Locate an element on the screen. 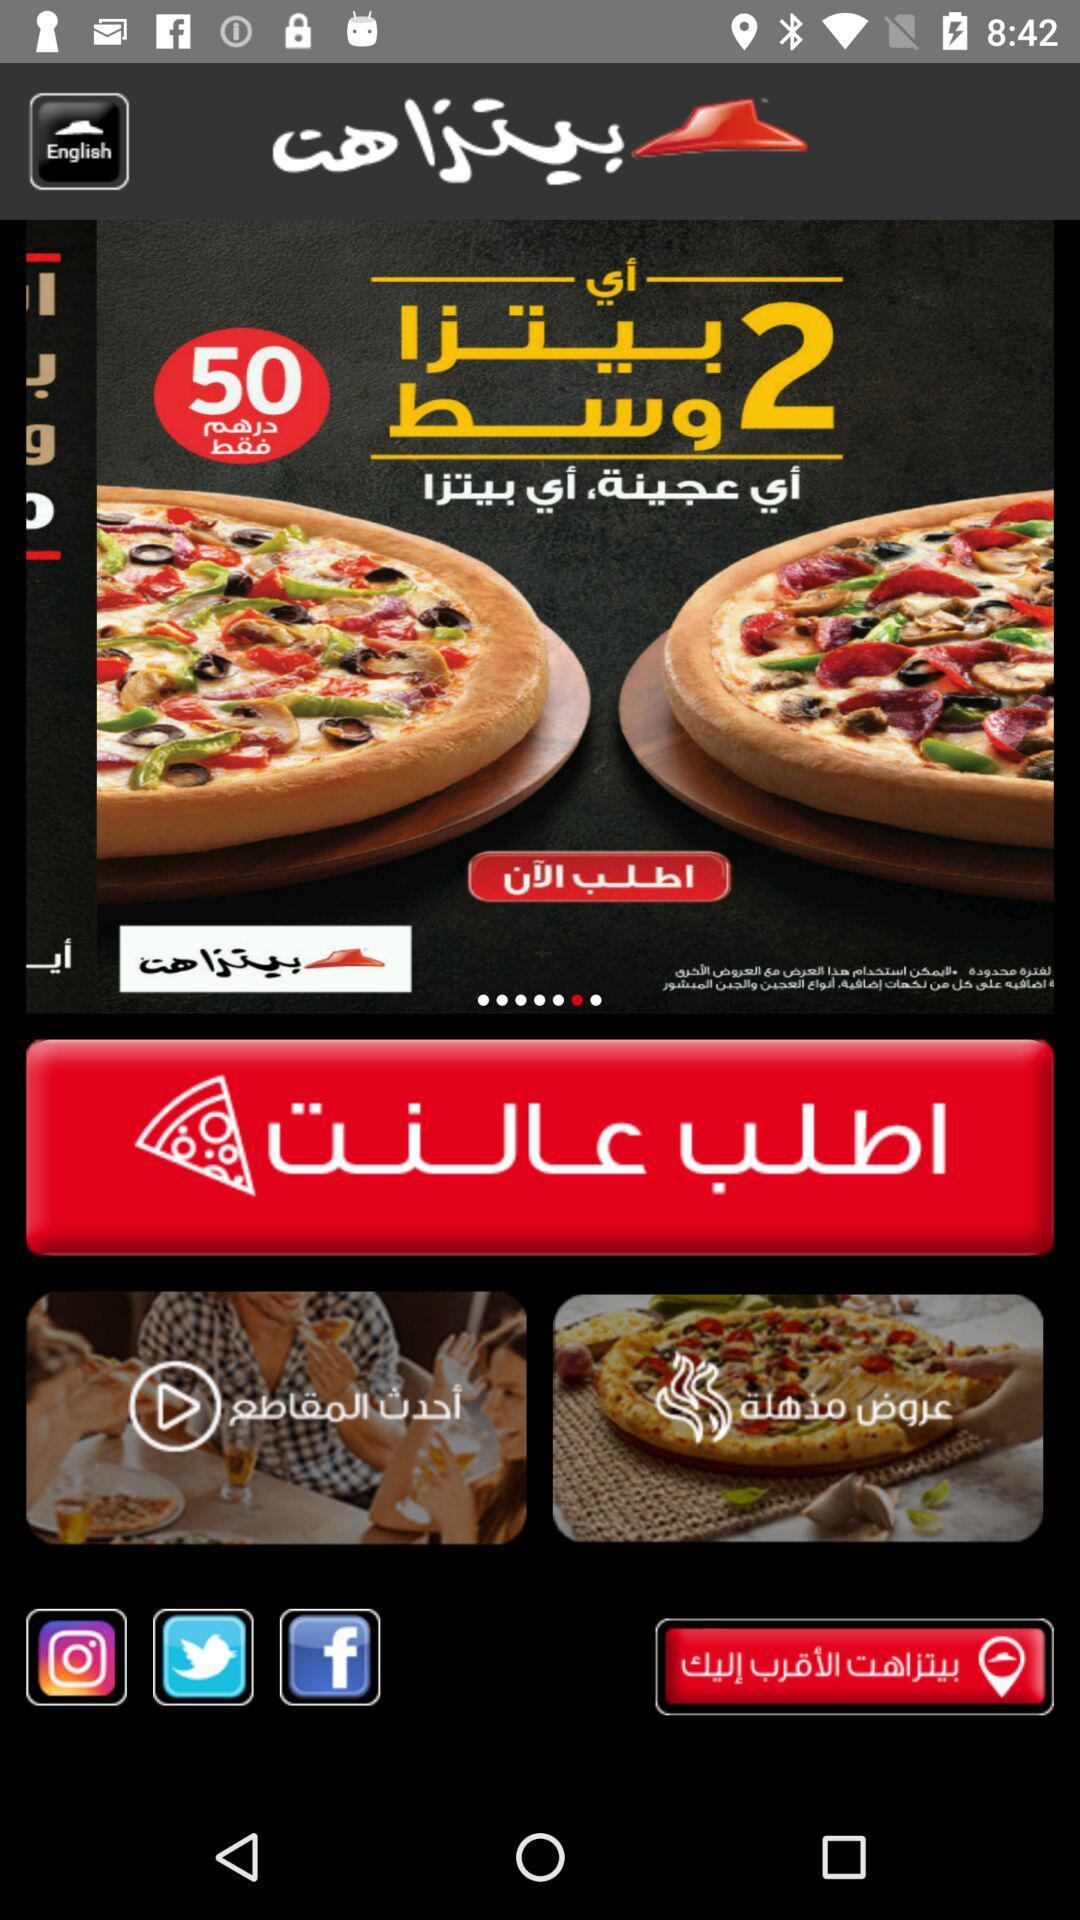  slideshow right is located at coordinates (594, 1000).